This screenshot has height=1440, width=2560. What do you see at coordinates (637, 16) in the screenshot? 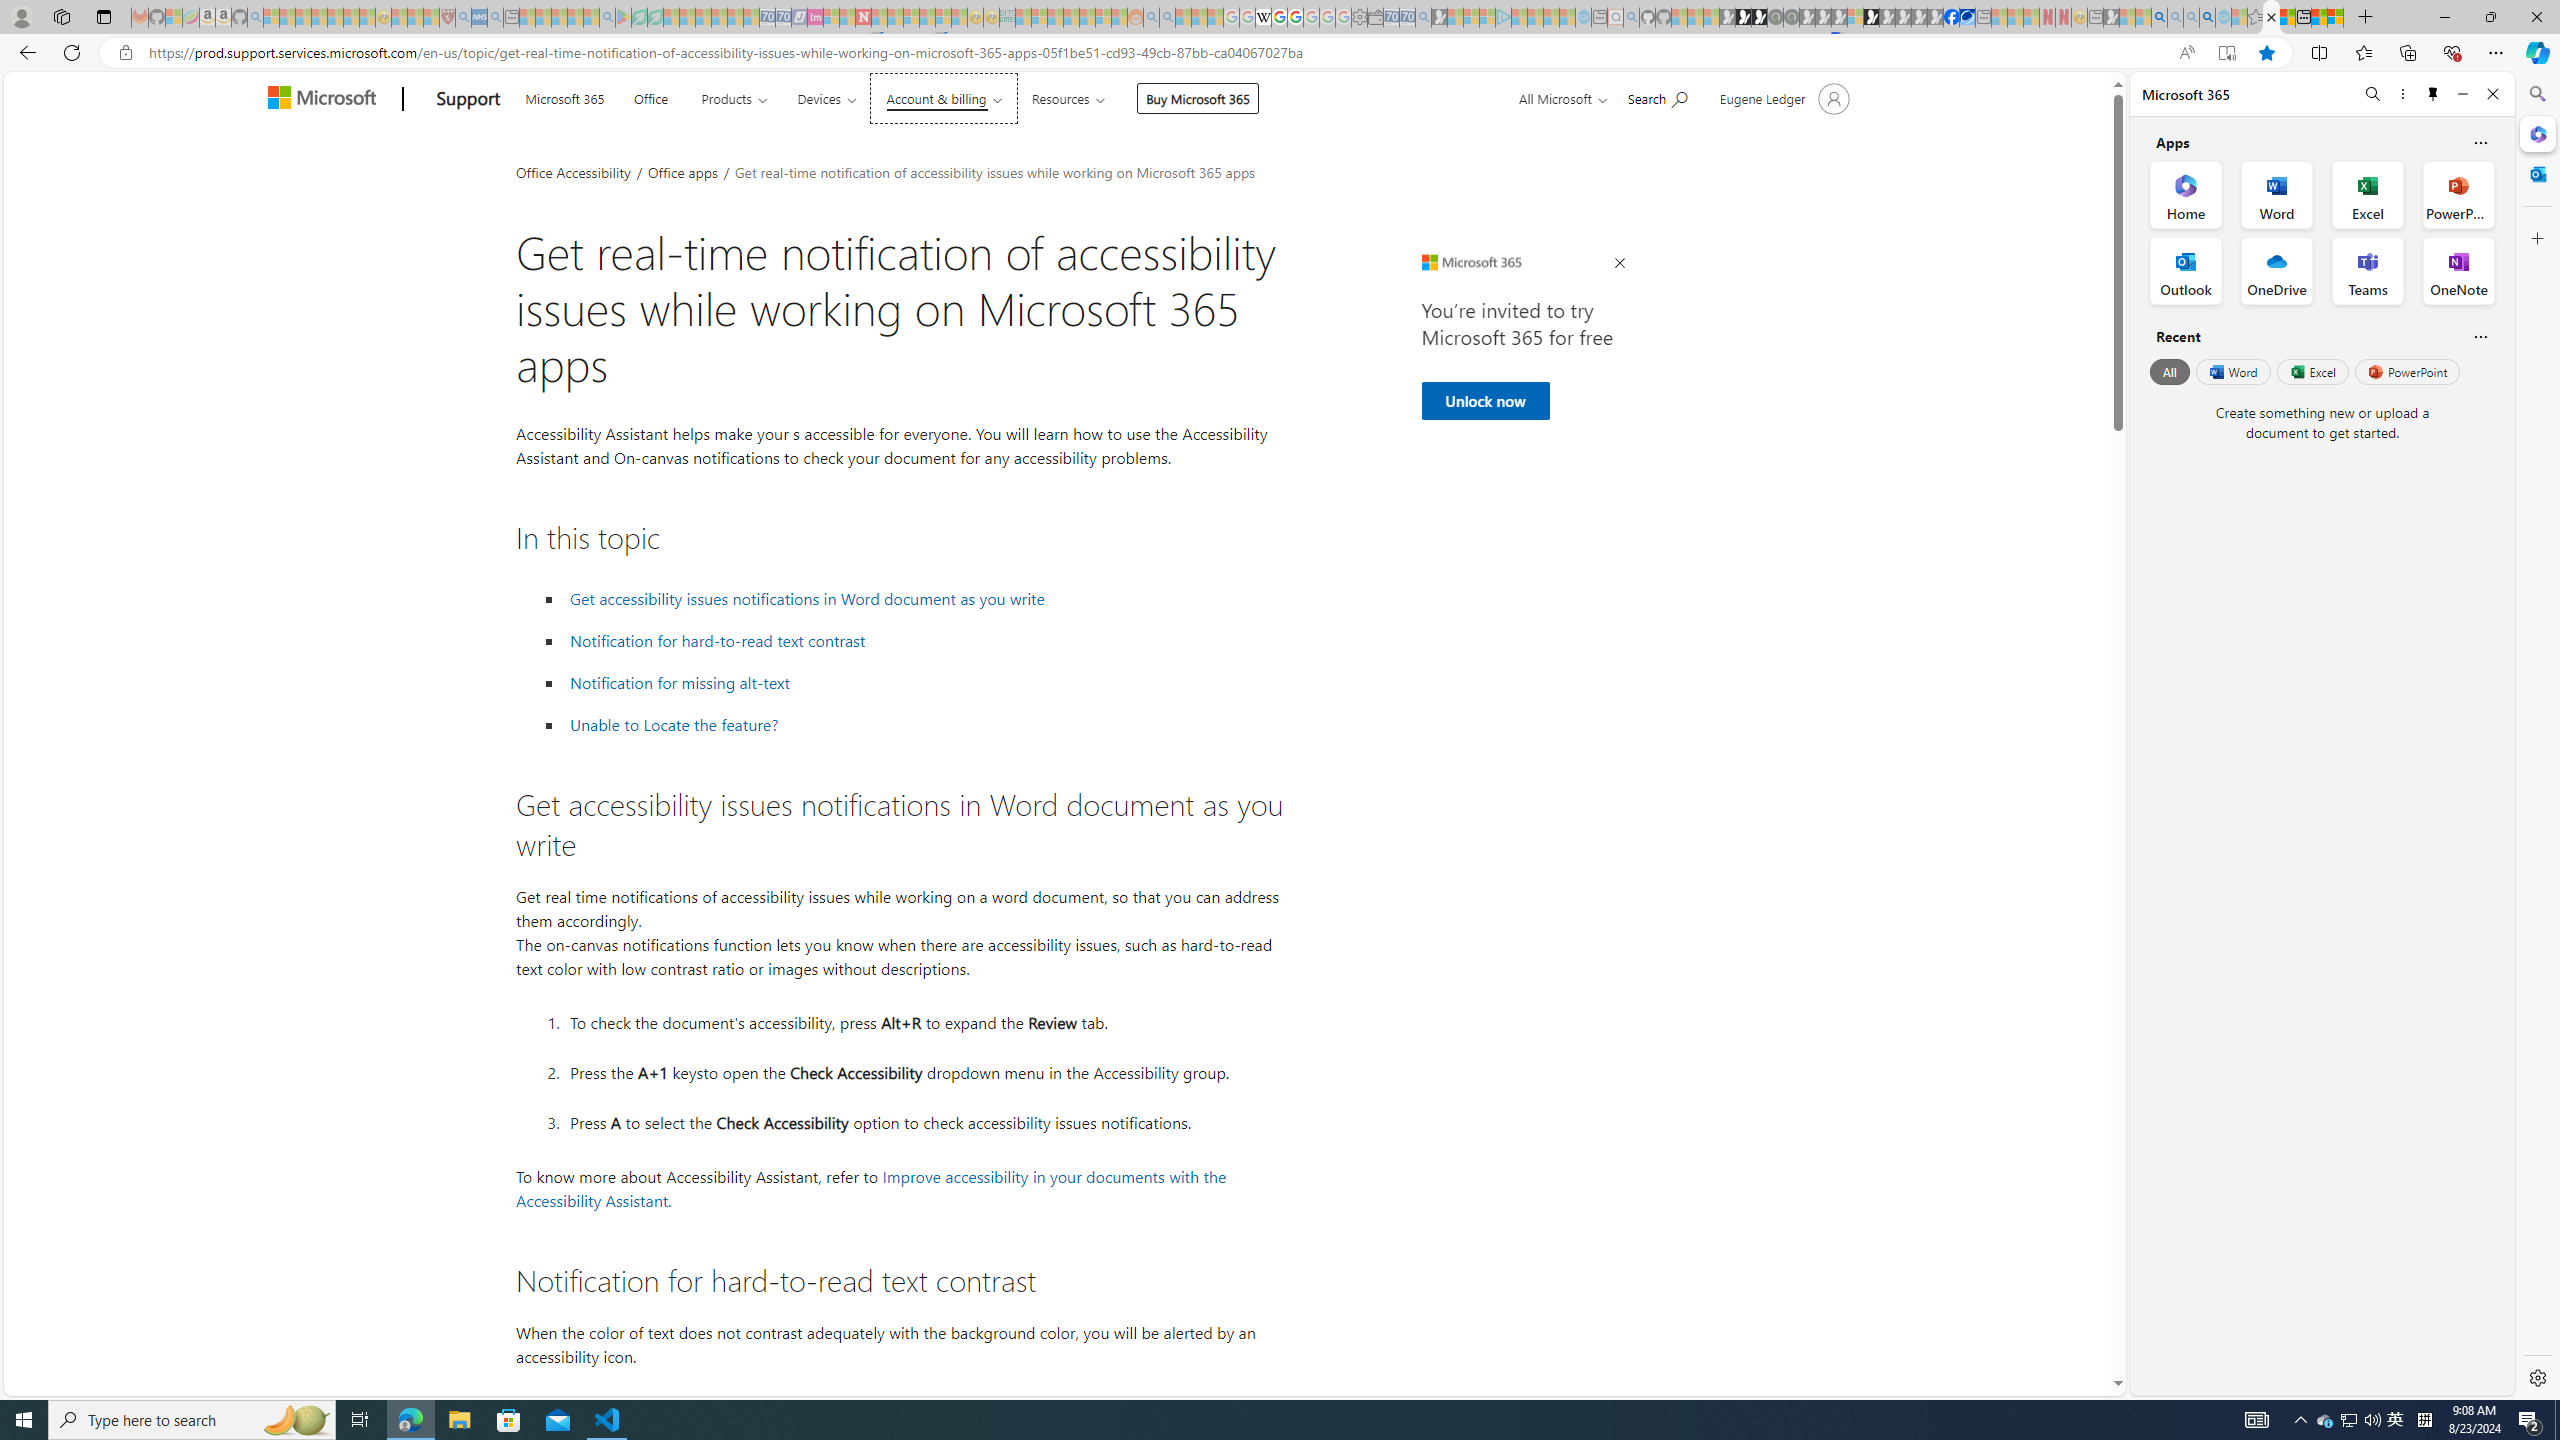
I see `'Terms of Use Agreement - Sleeping'` at bounding box center [637, 16].